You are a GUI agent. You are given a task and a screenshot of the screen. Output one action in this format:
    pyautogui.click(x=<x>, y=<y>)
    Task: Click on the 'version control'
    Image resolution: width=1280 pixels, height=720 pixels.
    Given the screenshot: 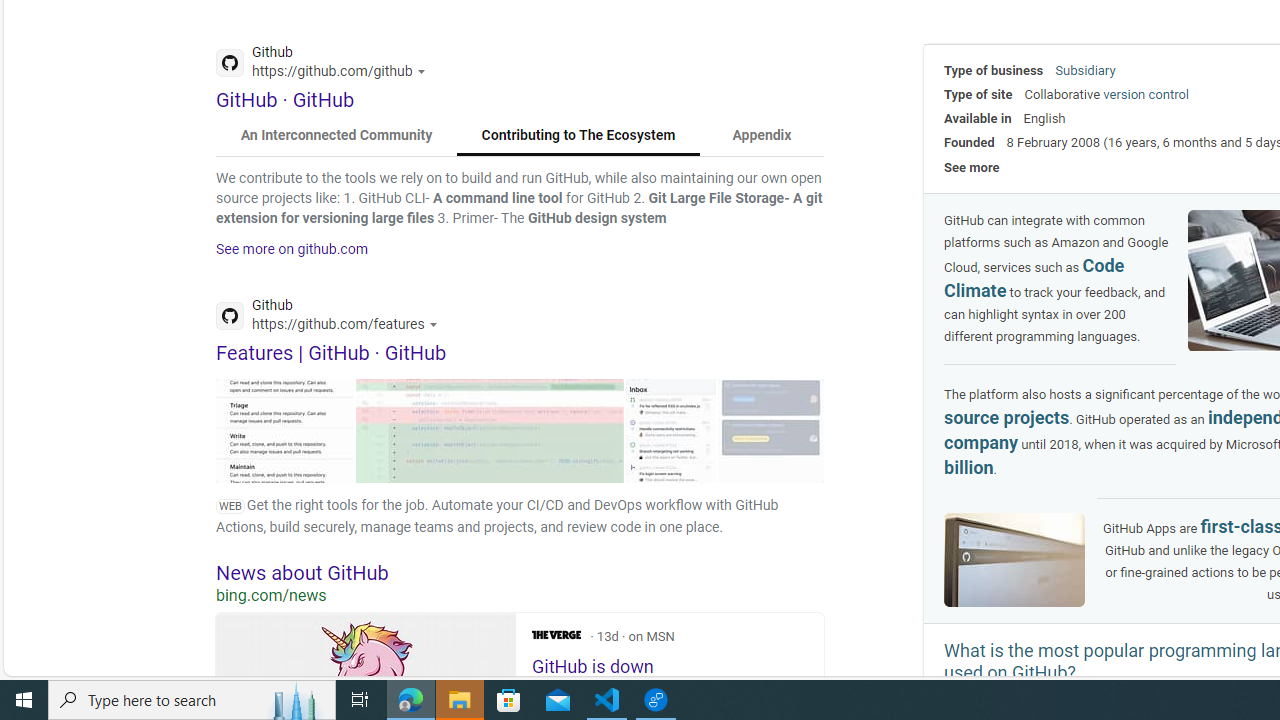 What is the action you would take?
    pyautogui.click(x=1146, y=94)
    